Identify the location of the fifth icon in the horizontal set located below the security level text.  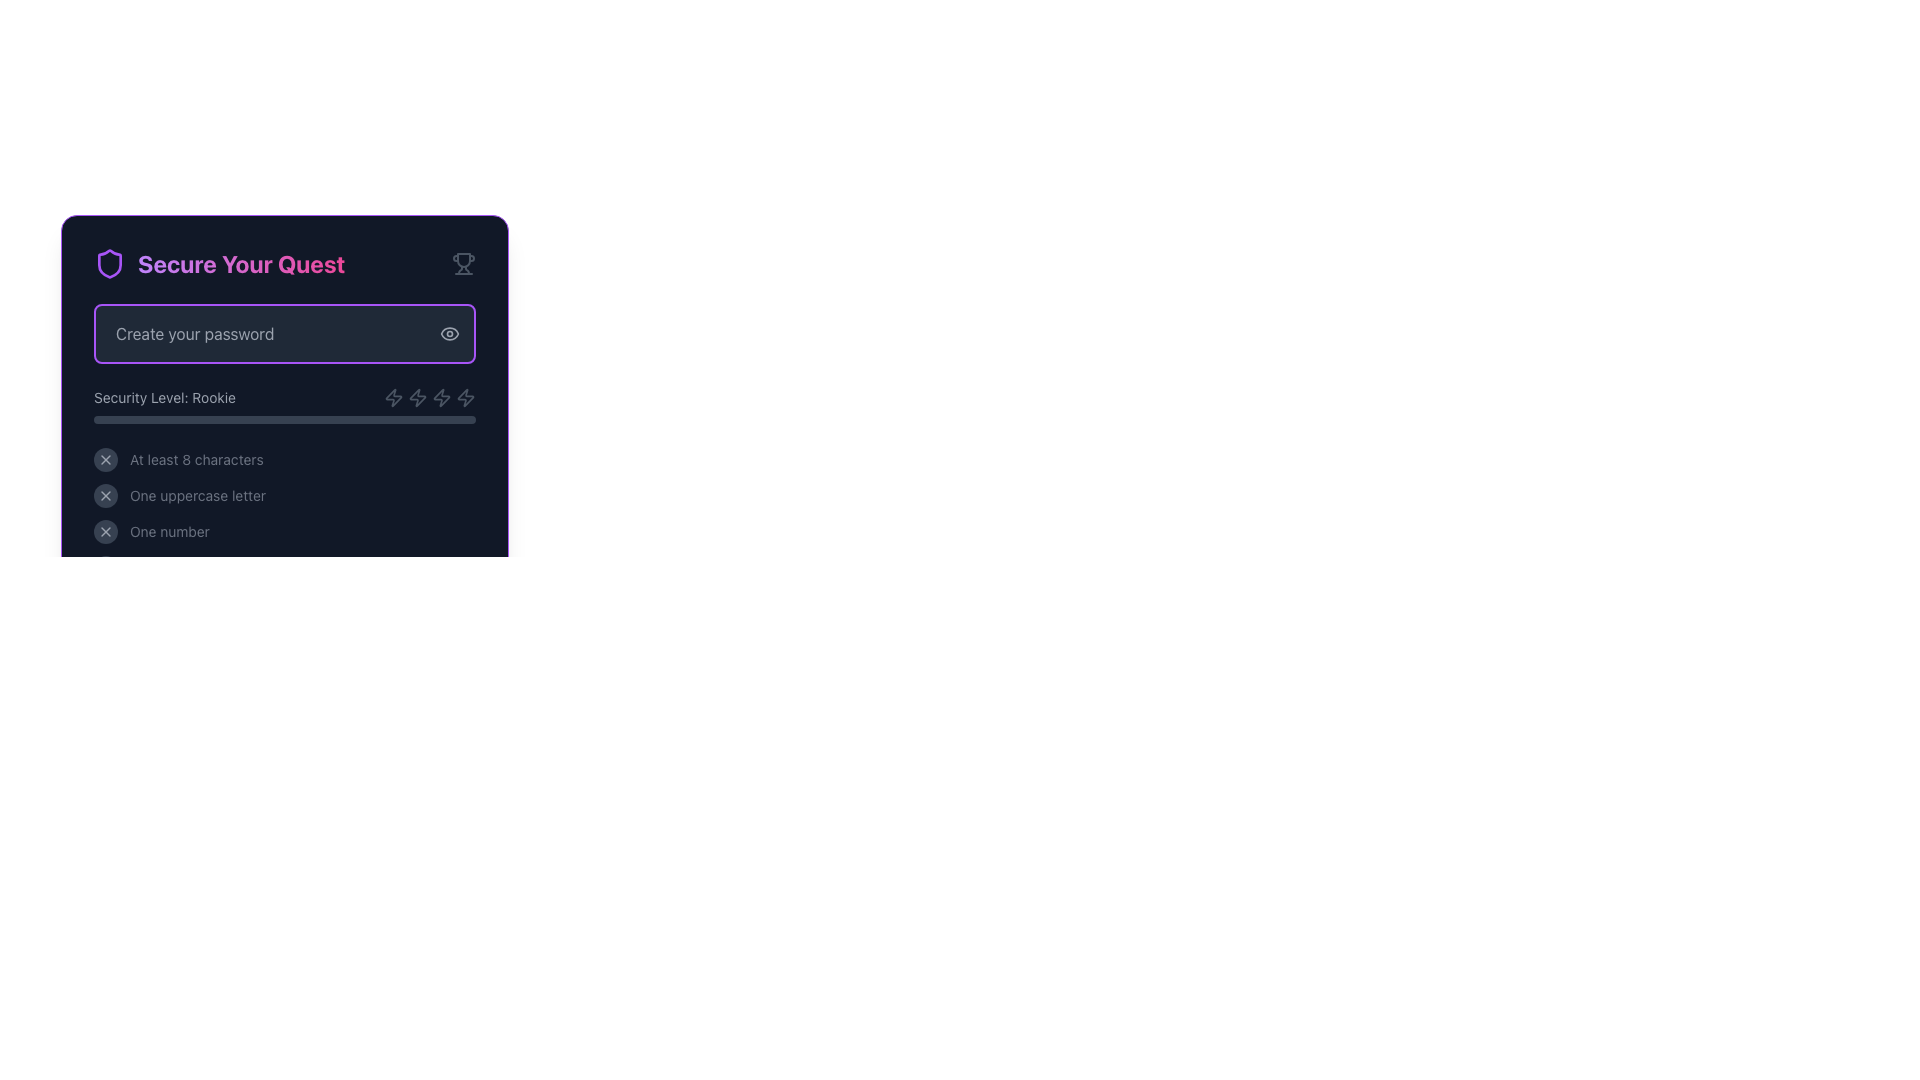
(440, 397).